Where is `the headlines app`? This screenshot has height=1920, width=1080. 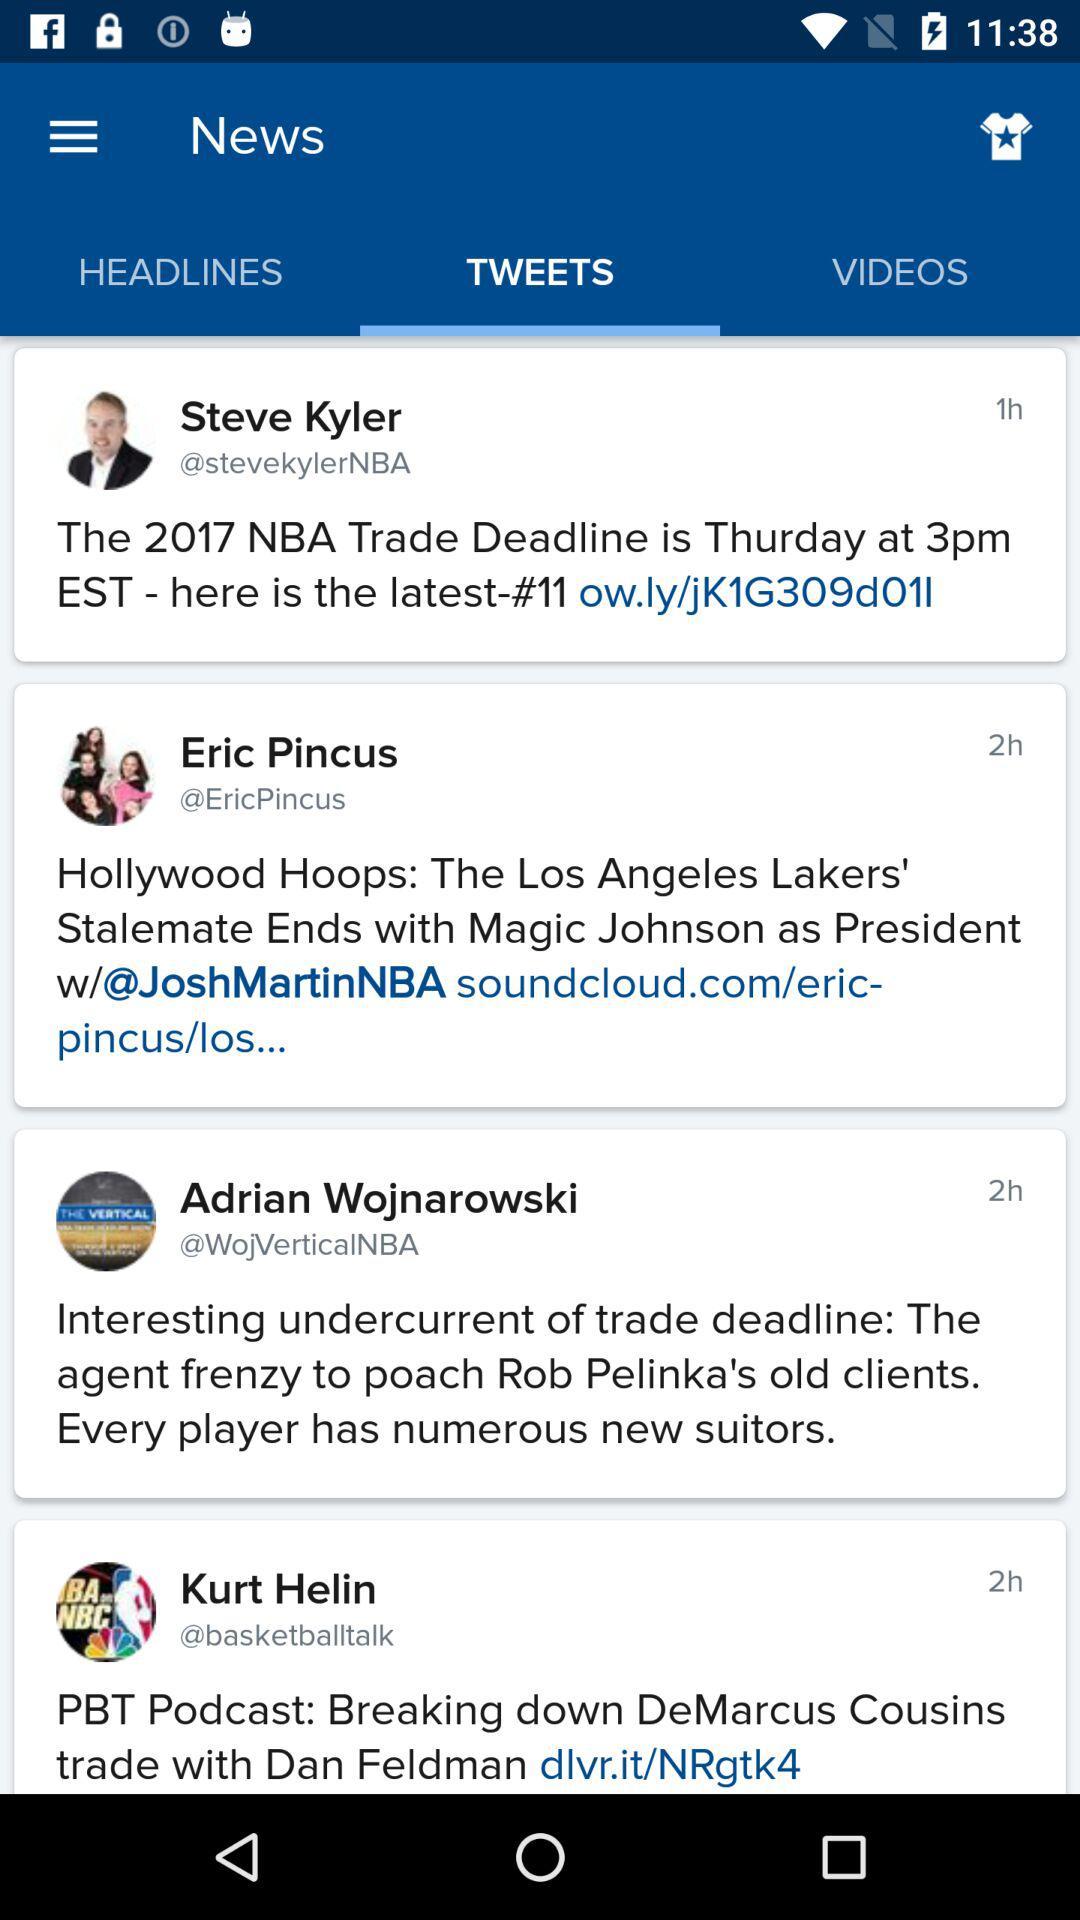 the headlines app is located at coordinates (180, 272).